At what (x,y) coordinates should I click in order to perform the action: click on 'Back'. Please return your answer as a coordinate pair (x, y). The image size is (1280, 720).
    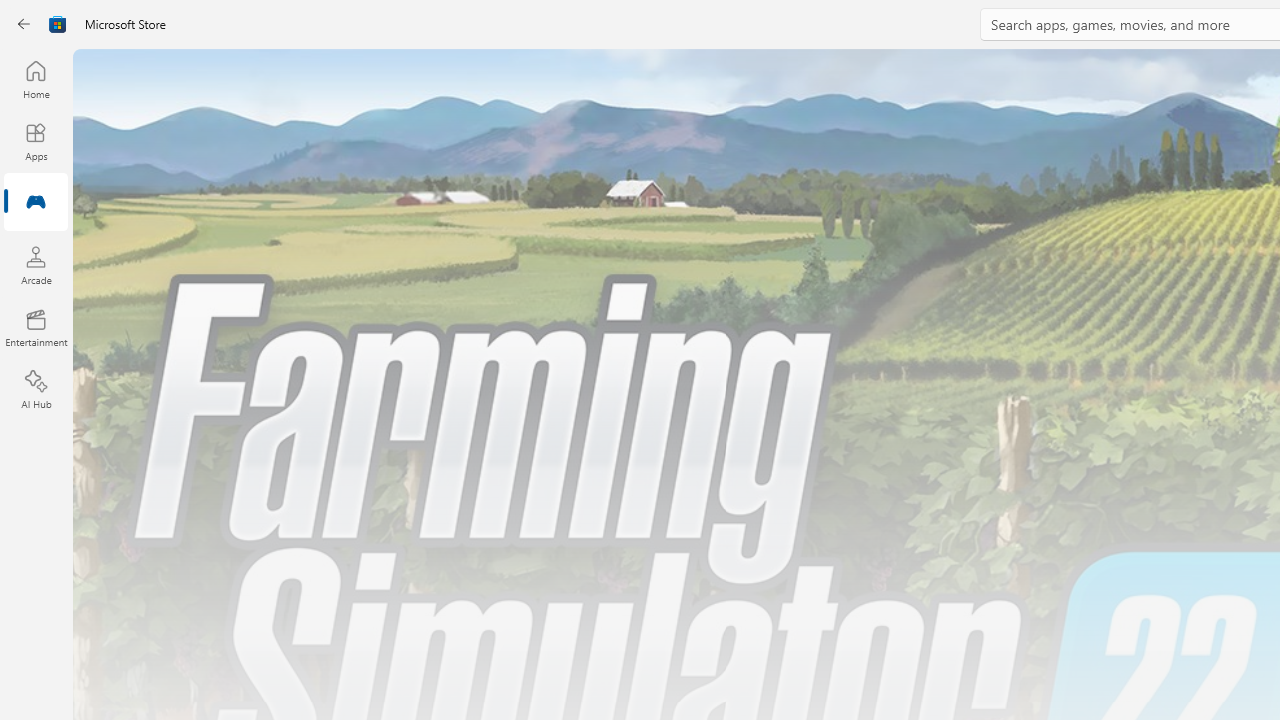
    Looking at the image, I should click on (24, 24).